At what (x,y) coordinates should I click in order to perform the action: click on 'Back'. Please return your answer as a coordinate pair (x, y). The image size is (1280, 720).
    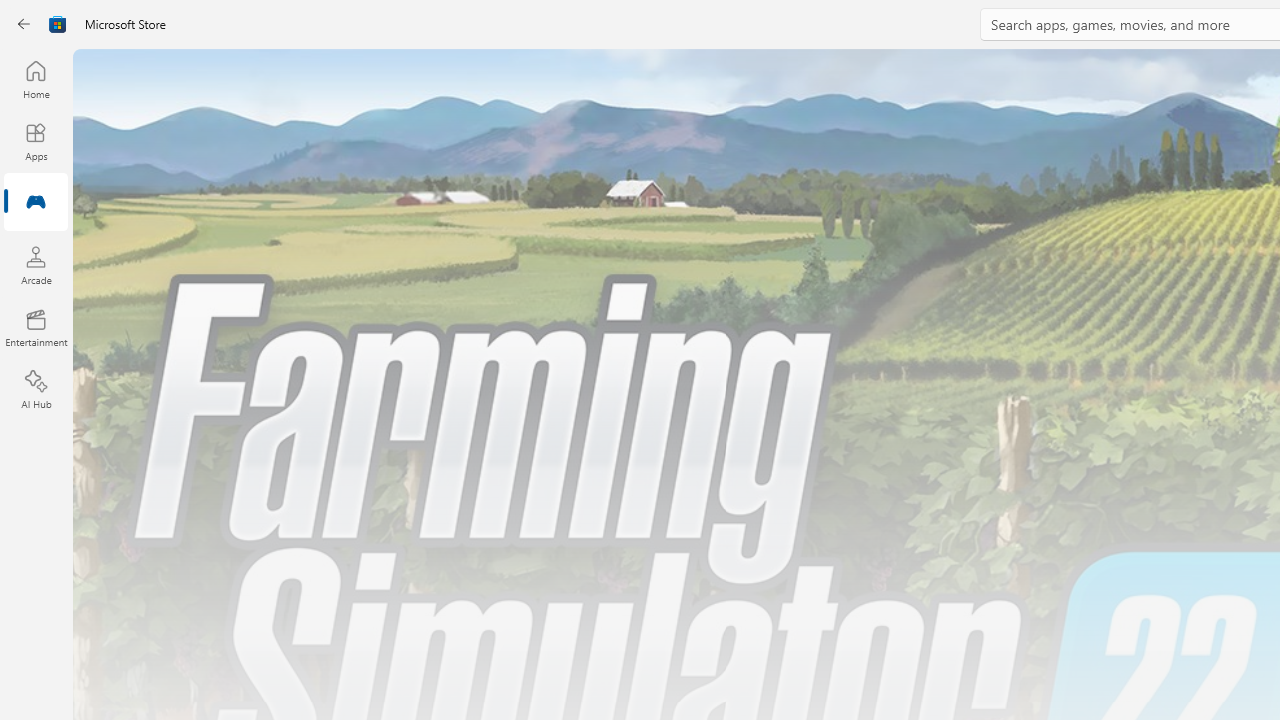
    Looking at the image, I should click on (24, 24).